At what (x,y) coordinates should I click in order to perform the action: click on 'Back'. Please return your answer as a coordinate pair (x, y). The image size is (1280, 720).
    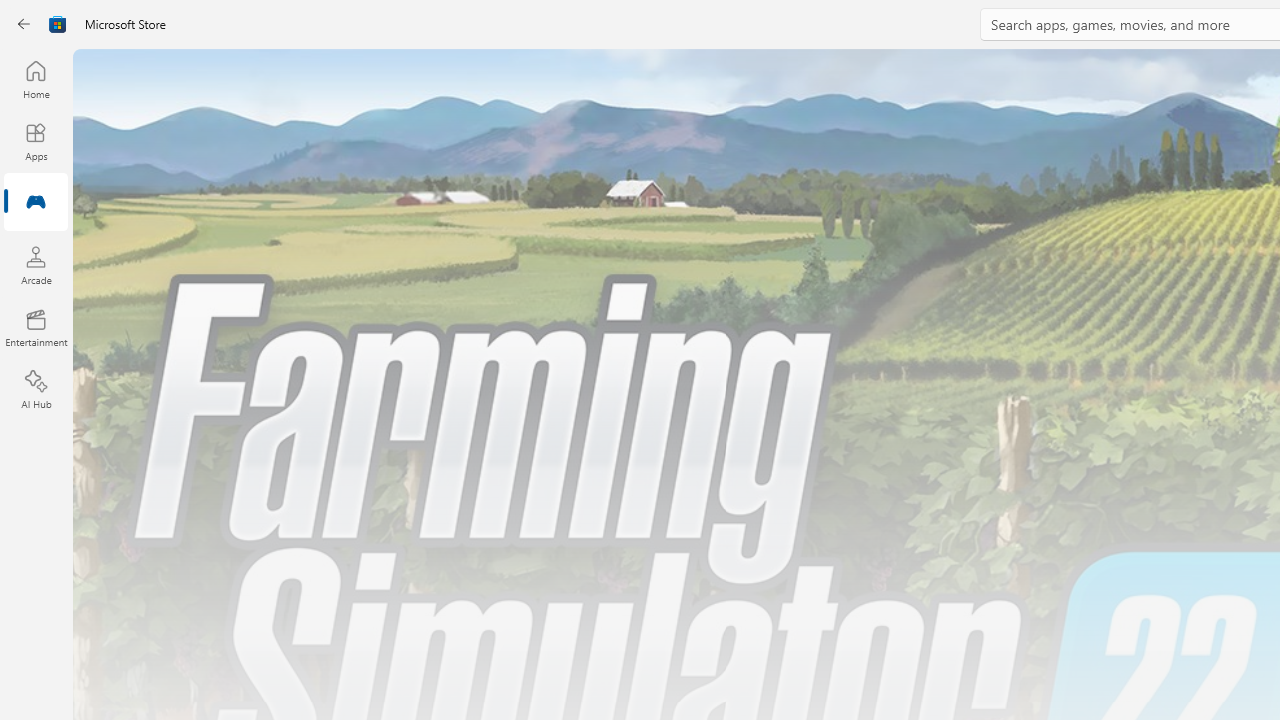
    Looking at the image, I should click on (24, 24).